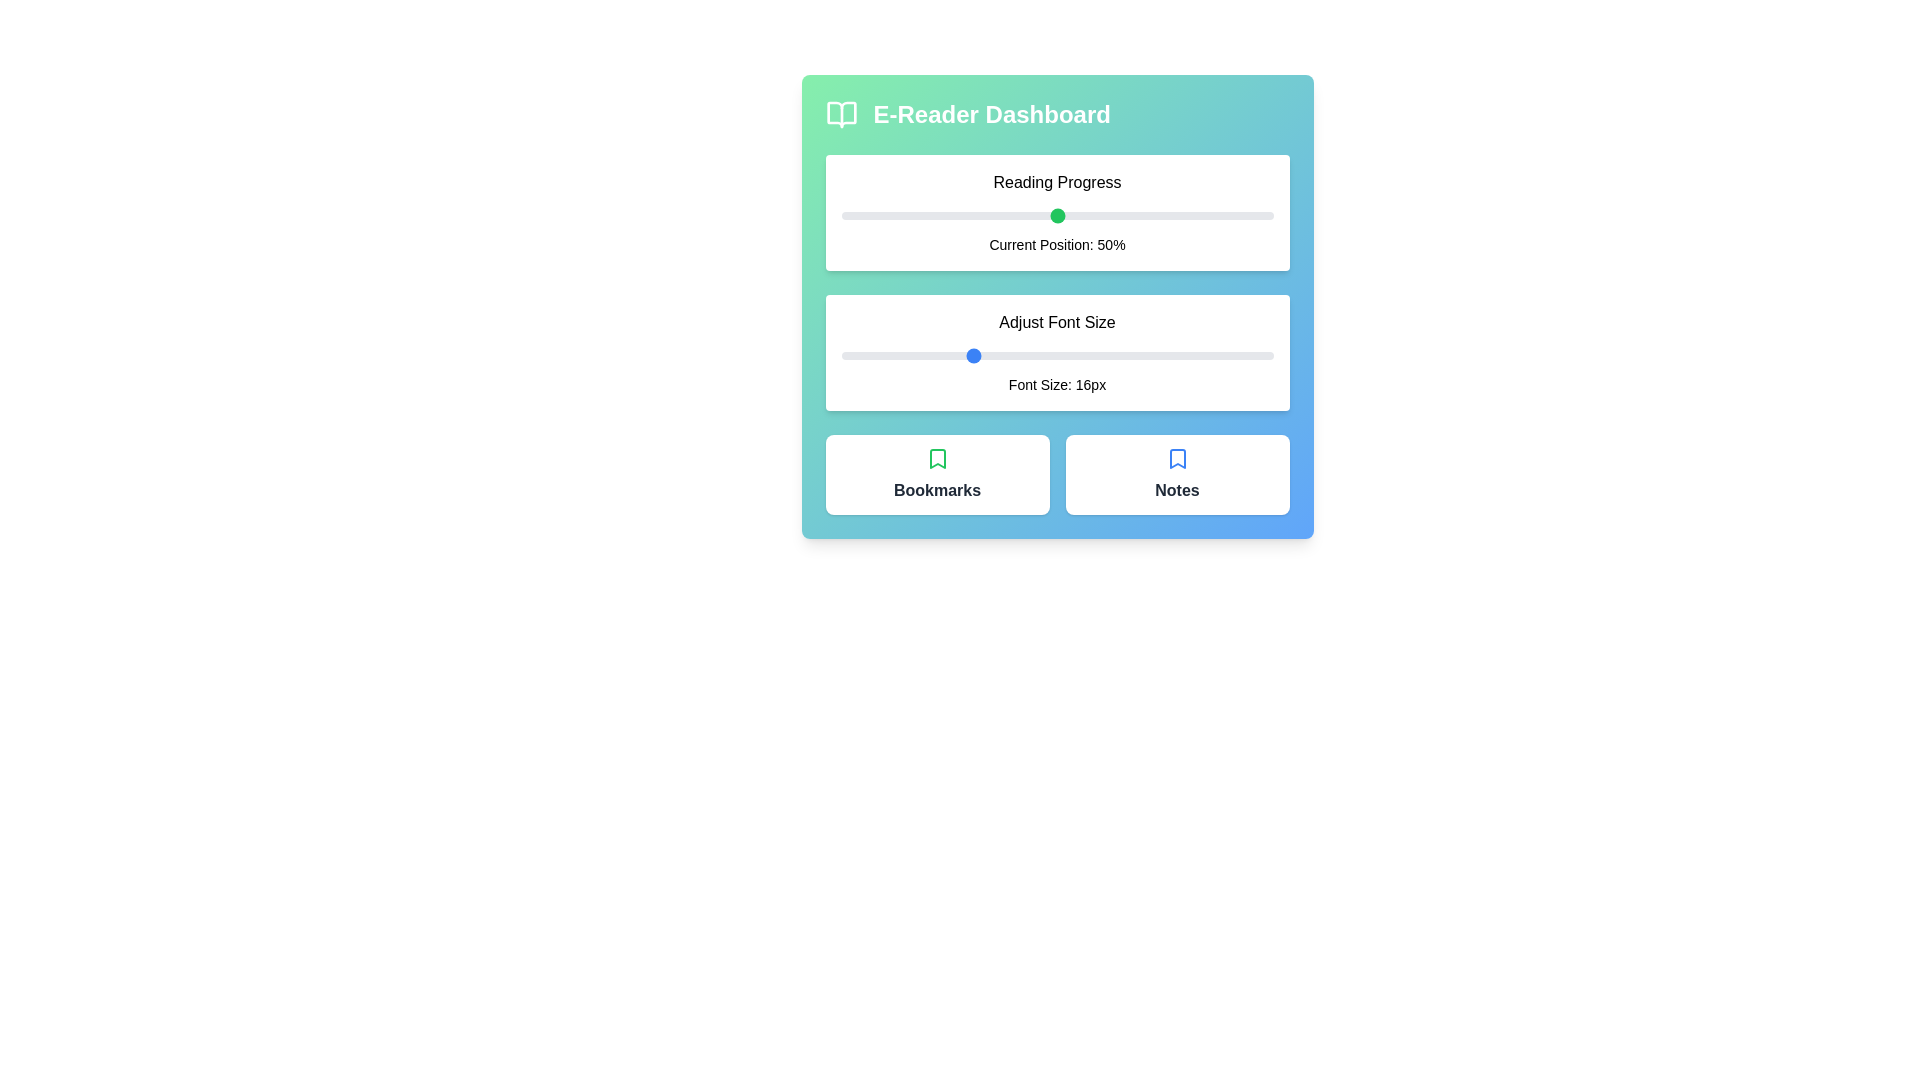 Image resolution: width=1920 pixels, height=1080 pixels. I want to click on the font size slider to 19 px, so click(1035, 354).